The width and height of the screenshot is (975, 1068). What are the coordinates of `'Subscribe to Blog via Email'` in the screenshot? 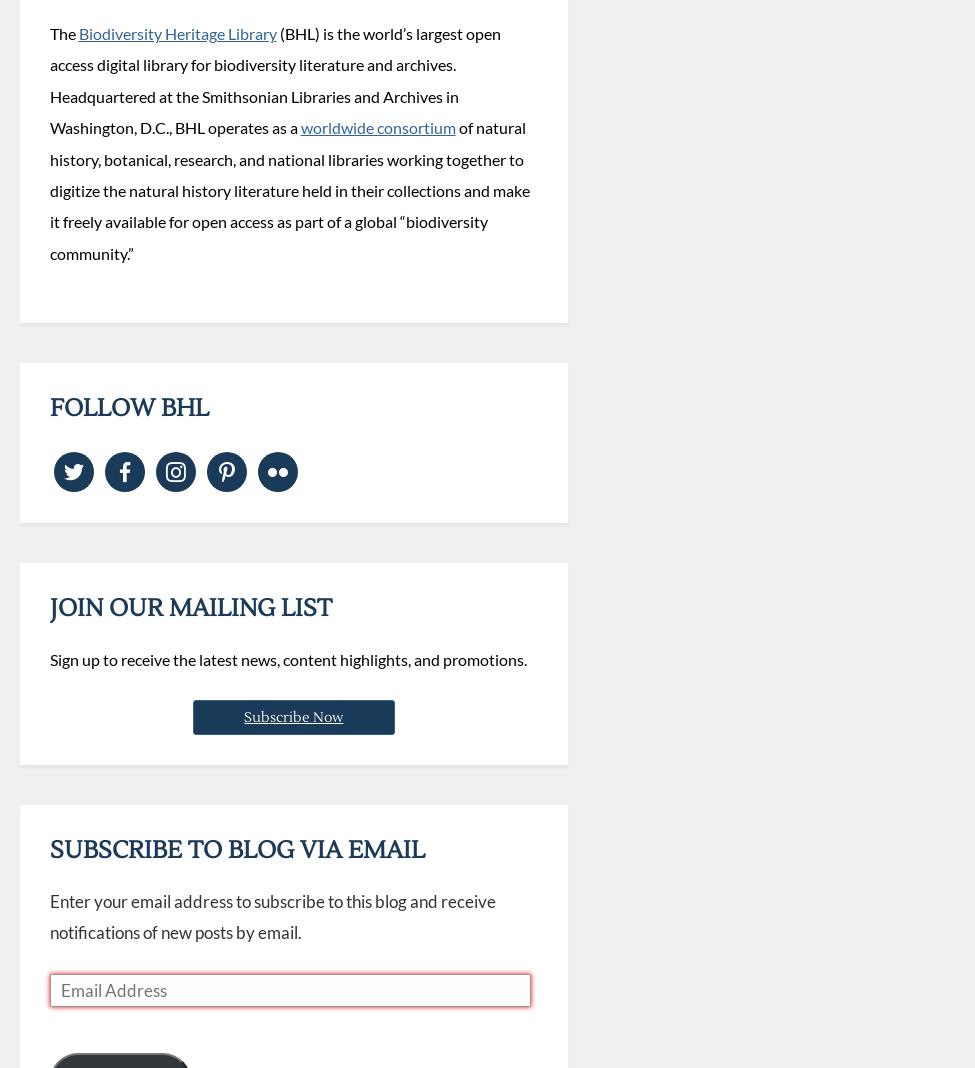 It's located at (49, 848).